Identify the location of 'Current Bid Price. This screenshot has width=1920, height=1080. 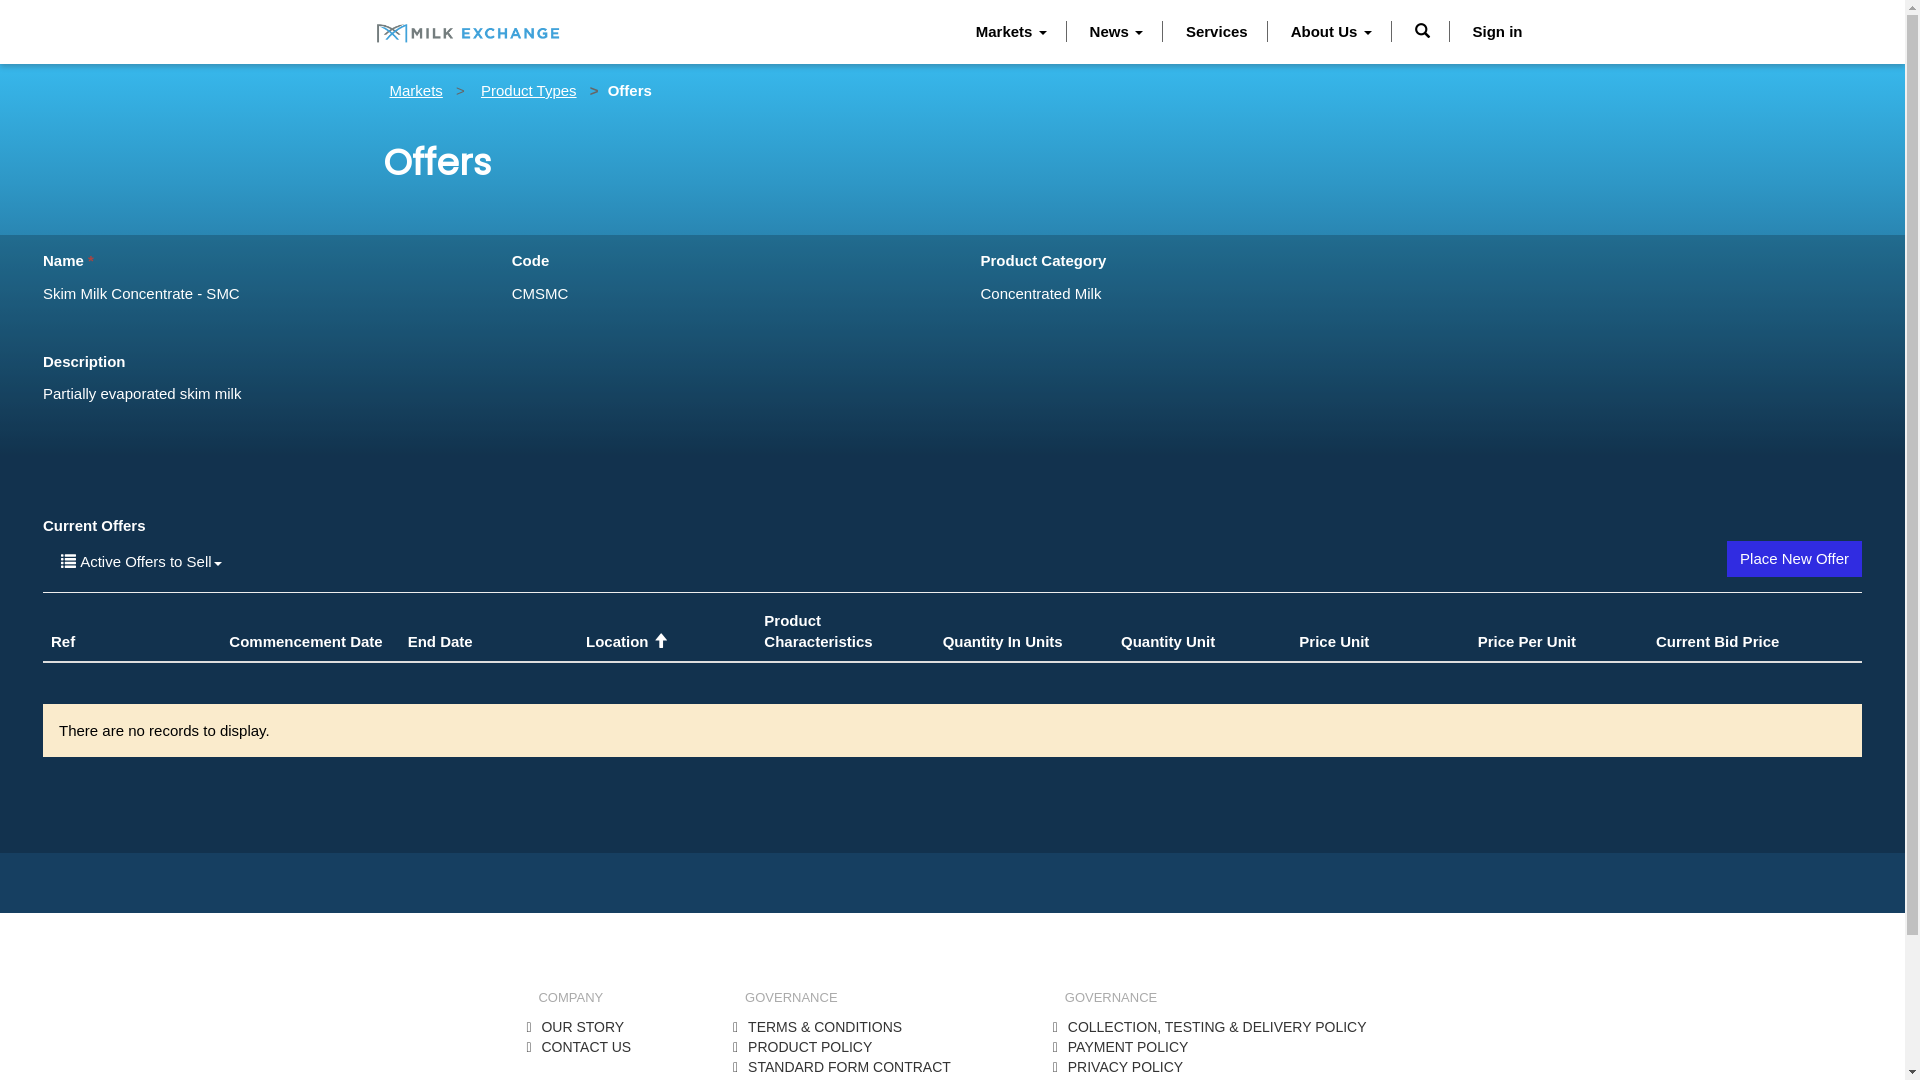
(1716, 641).